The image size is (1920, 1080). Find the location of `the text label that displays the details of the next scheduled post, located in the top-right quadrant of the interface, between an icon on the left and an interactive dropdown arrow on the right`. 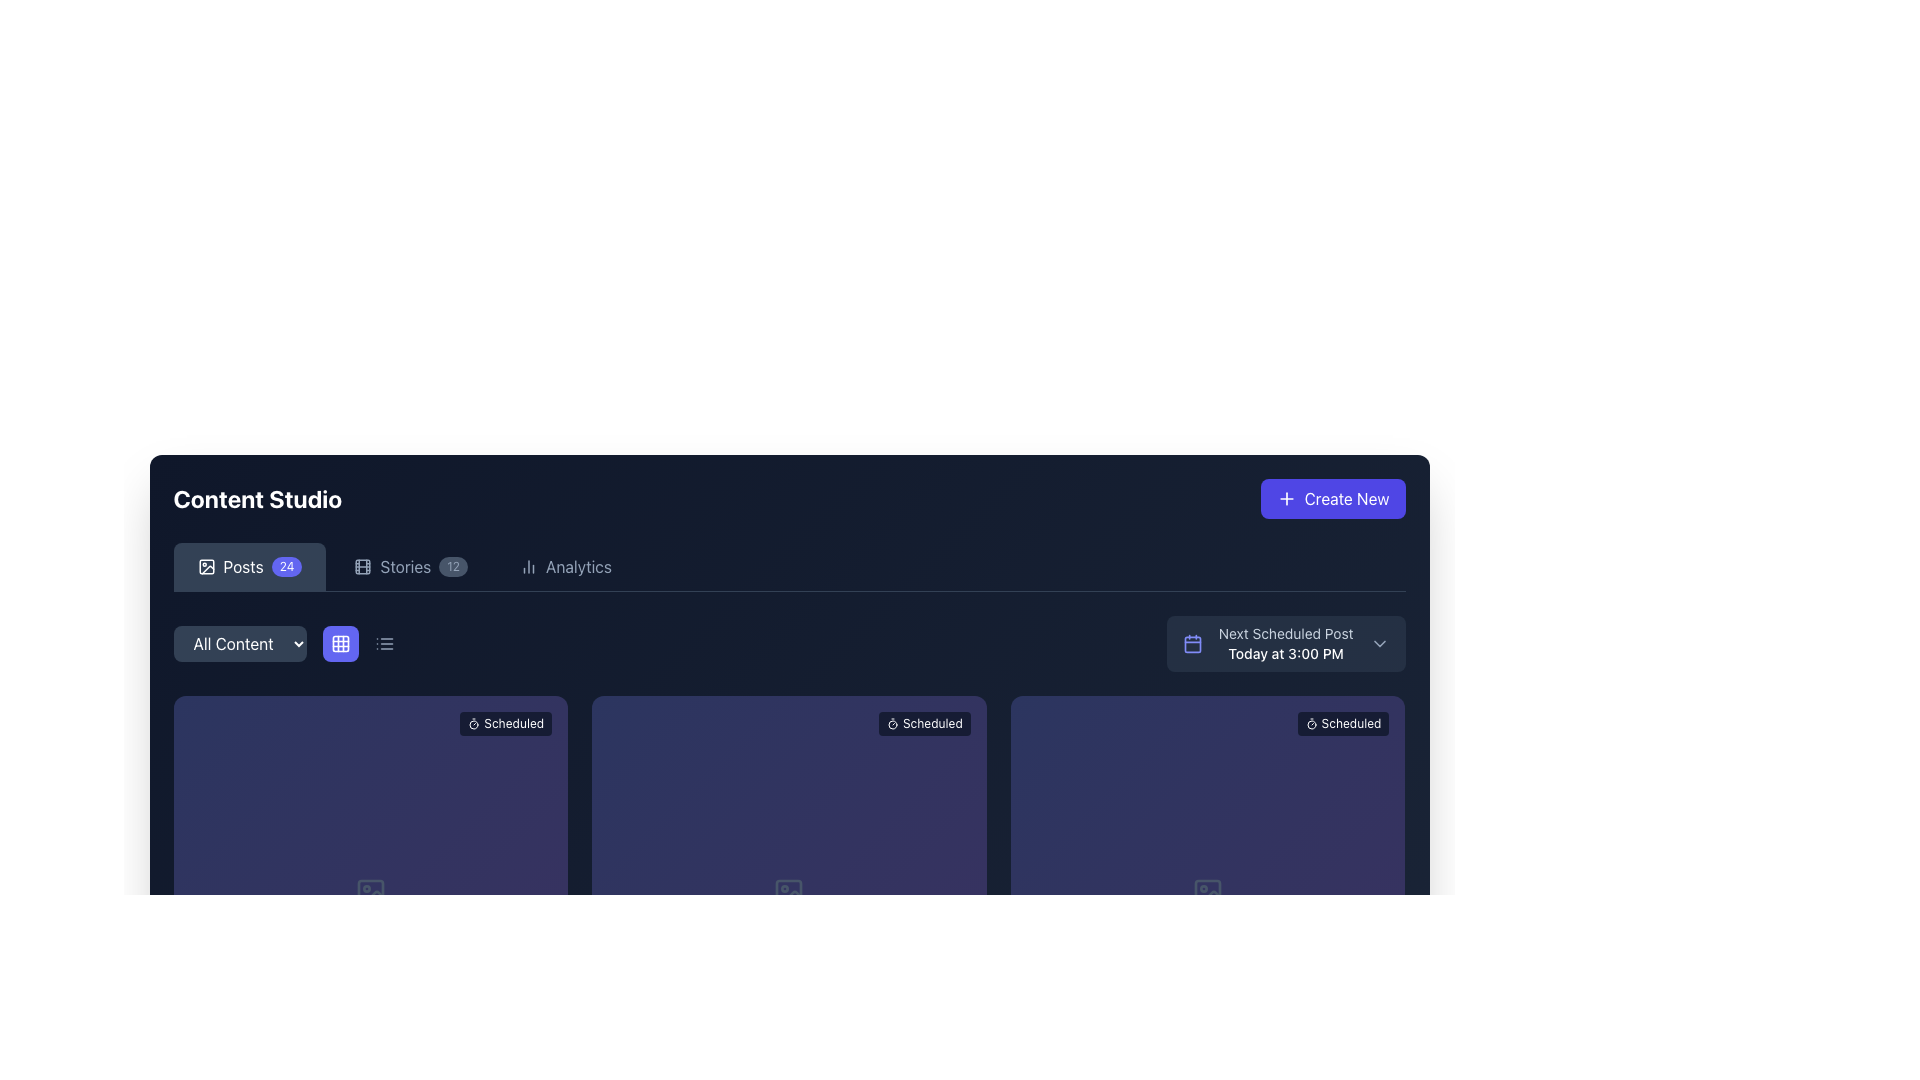

the text label that displays the details of the next scheduled post, located in the top-right quadrant of the interface, between an icon on the left and an interactive dropdown arrow on the right is located at coordinates (1286, 644).